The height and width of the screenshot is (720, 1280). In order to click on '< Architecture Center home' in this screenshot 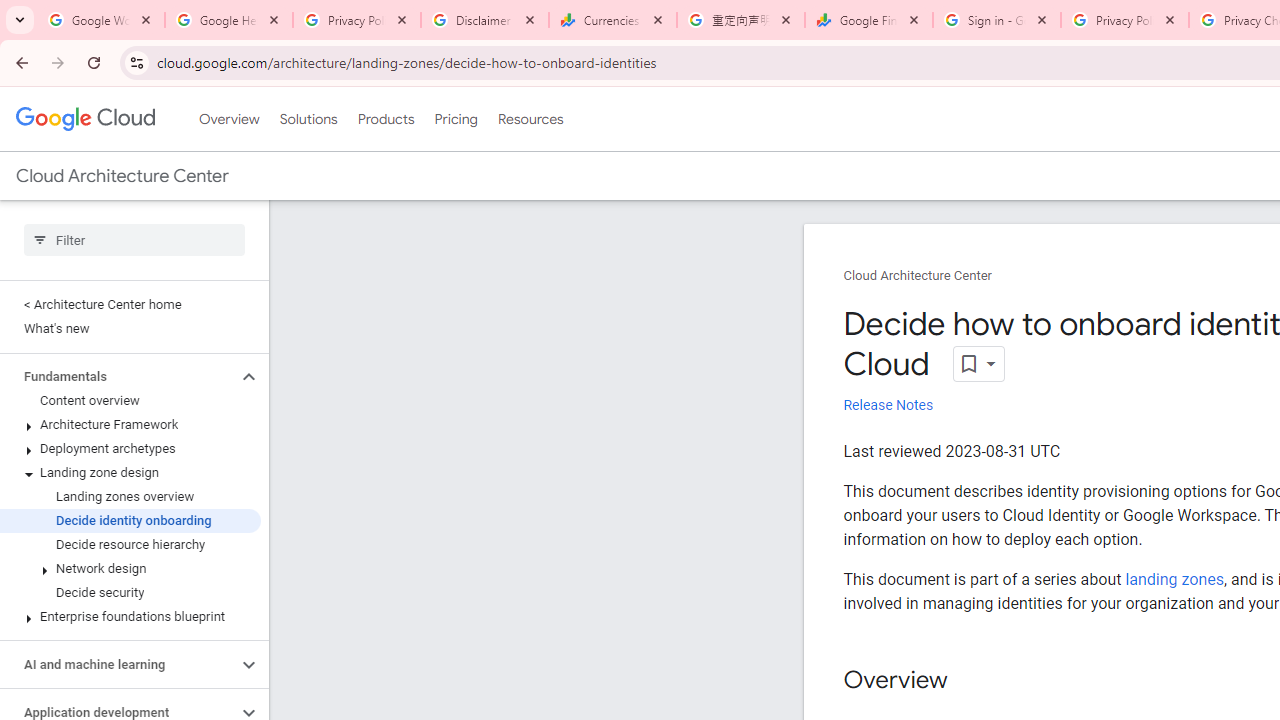, I will do `click(129, 304)`.